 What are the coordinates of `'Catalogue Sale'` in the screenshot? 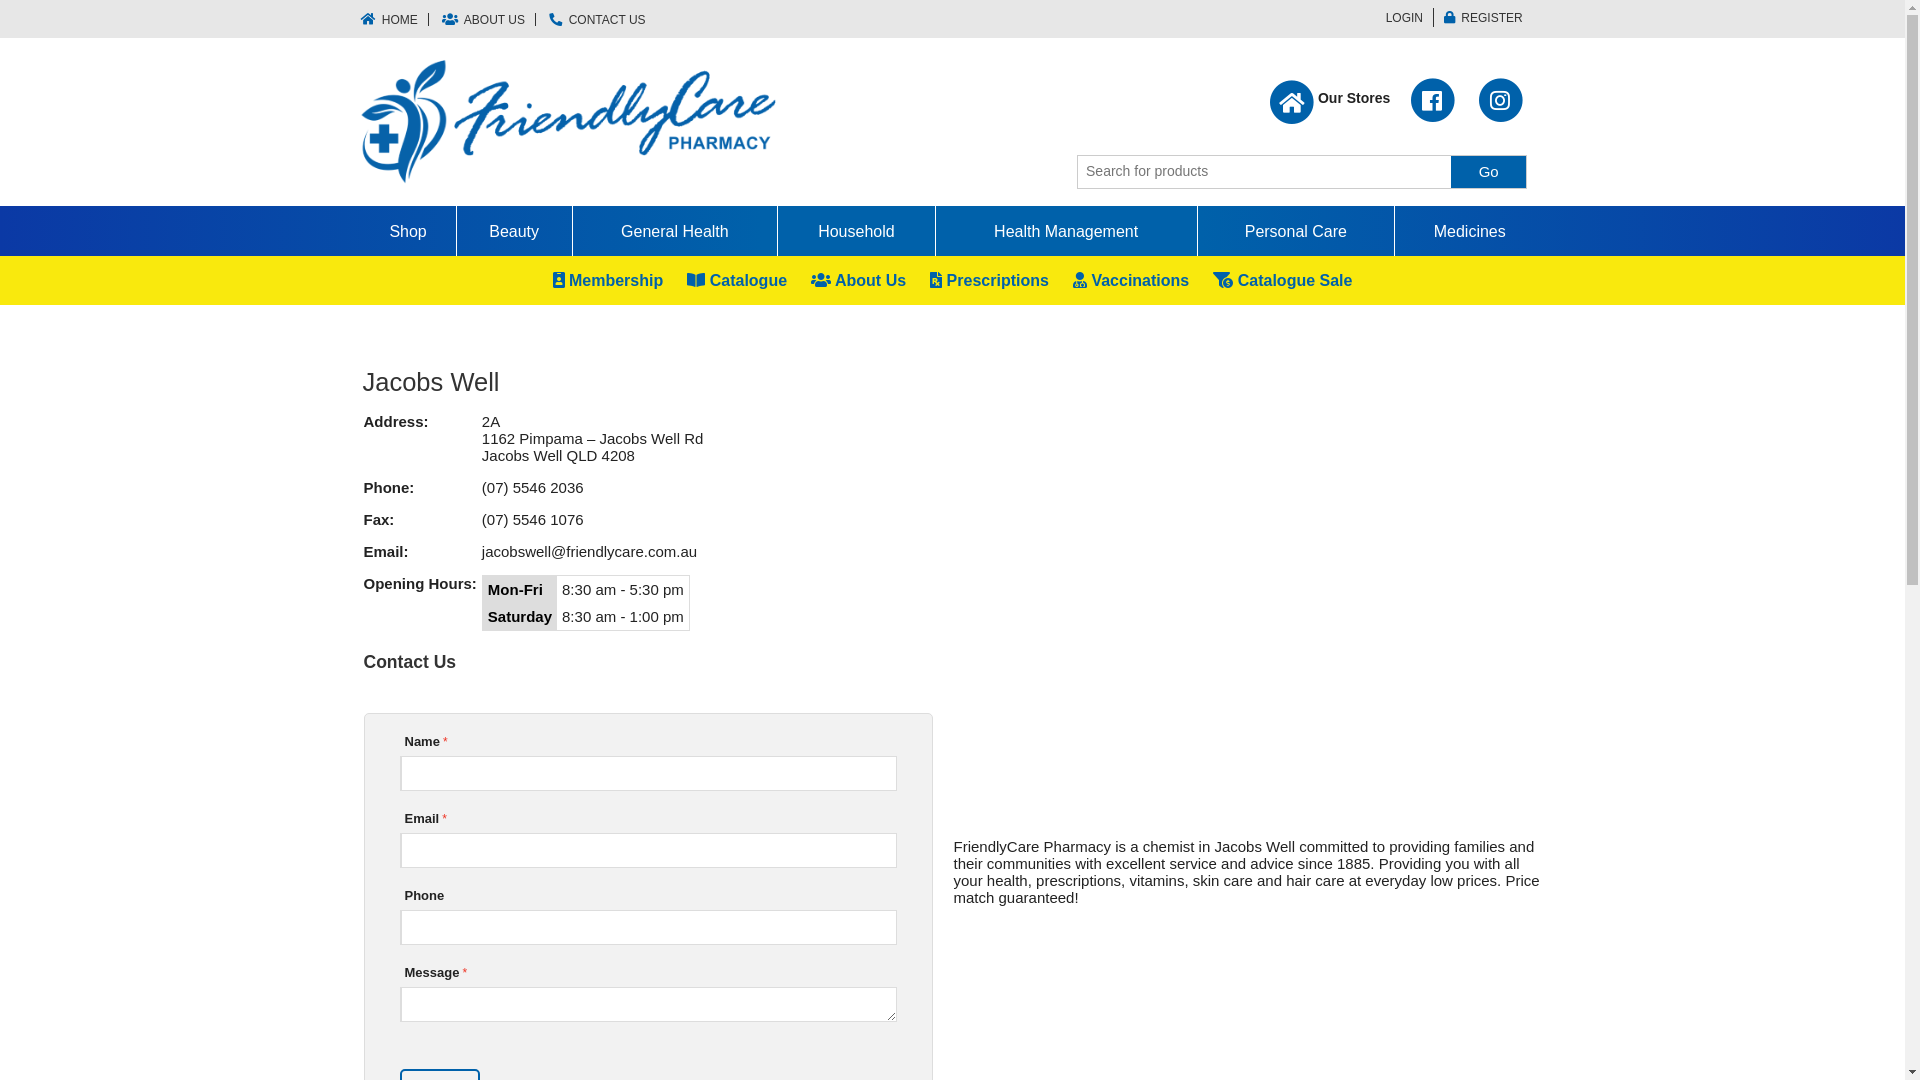 It's located at (1282, 280).